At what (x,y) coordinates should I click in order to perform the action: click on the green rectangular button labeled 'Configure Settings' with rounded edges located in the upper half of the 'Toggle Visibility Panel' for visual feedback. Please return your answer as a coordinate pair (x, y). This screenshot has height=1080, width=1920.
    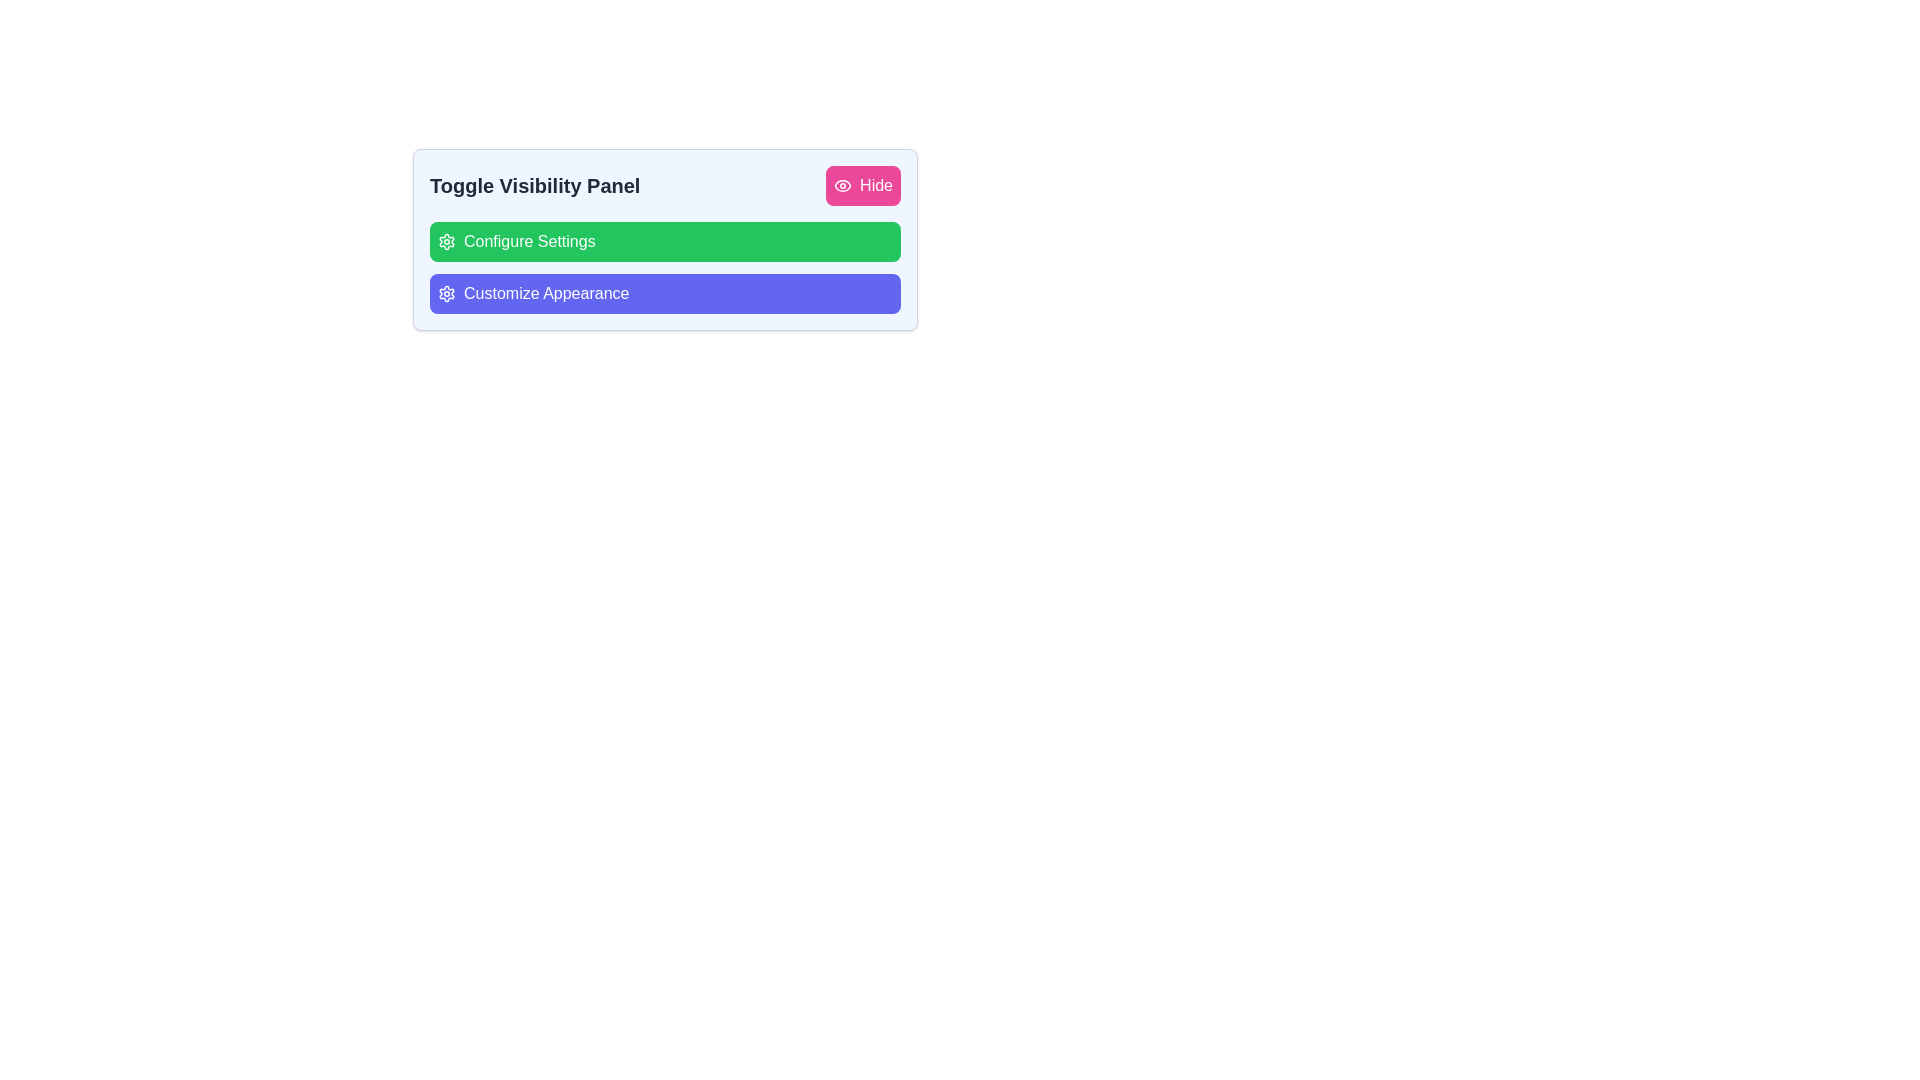
    Looking at the image, I should click on (665, 241).